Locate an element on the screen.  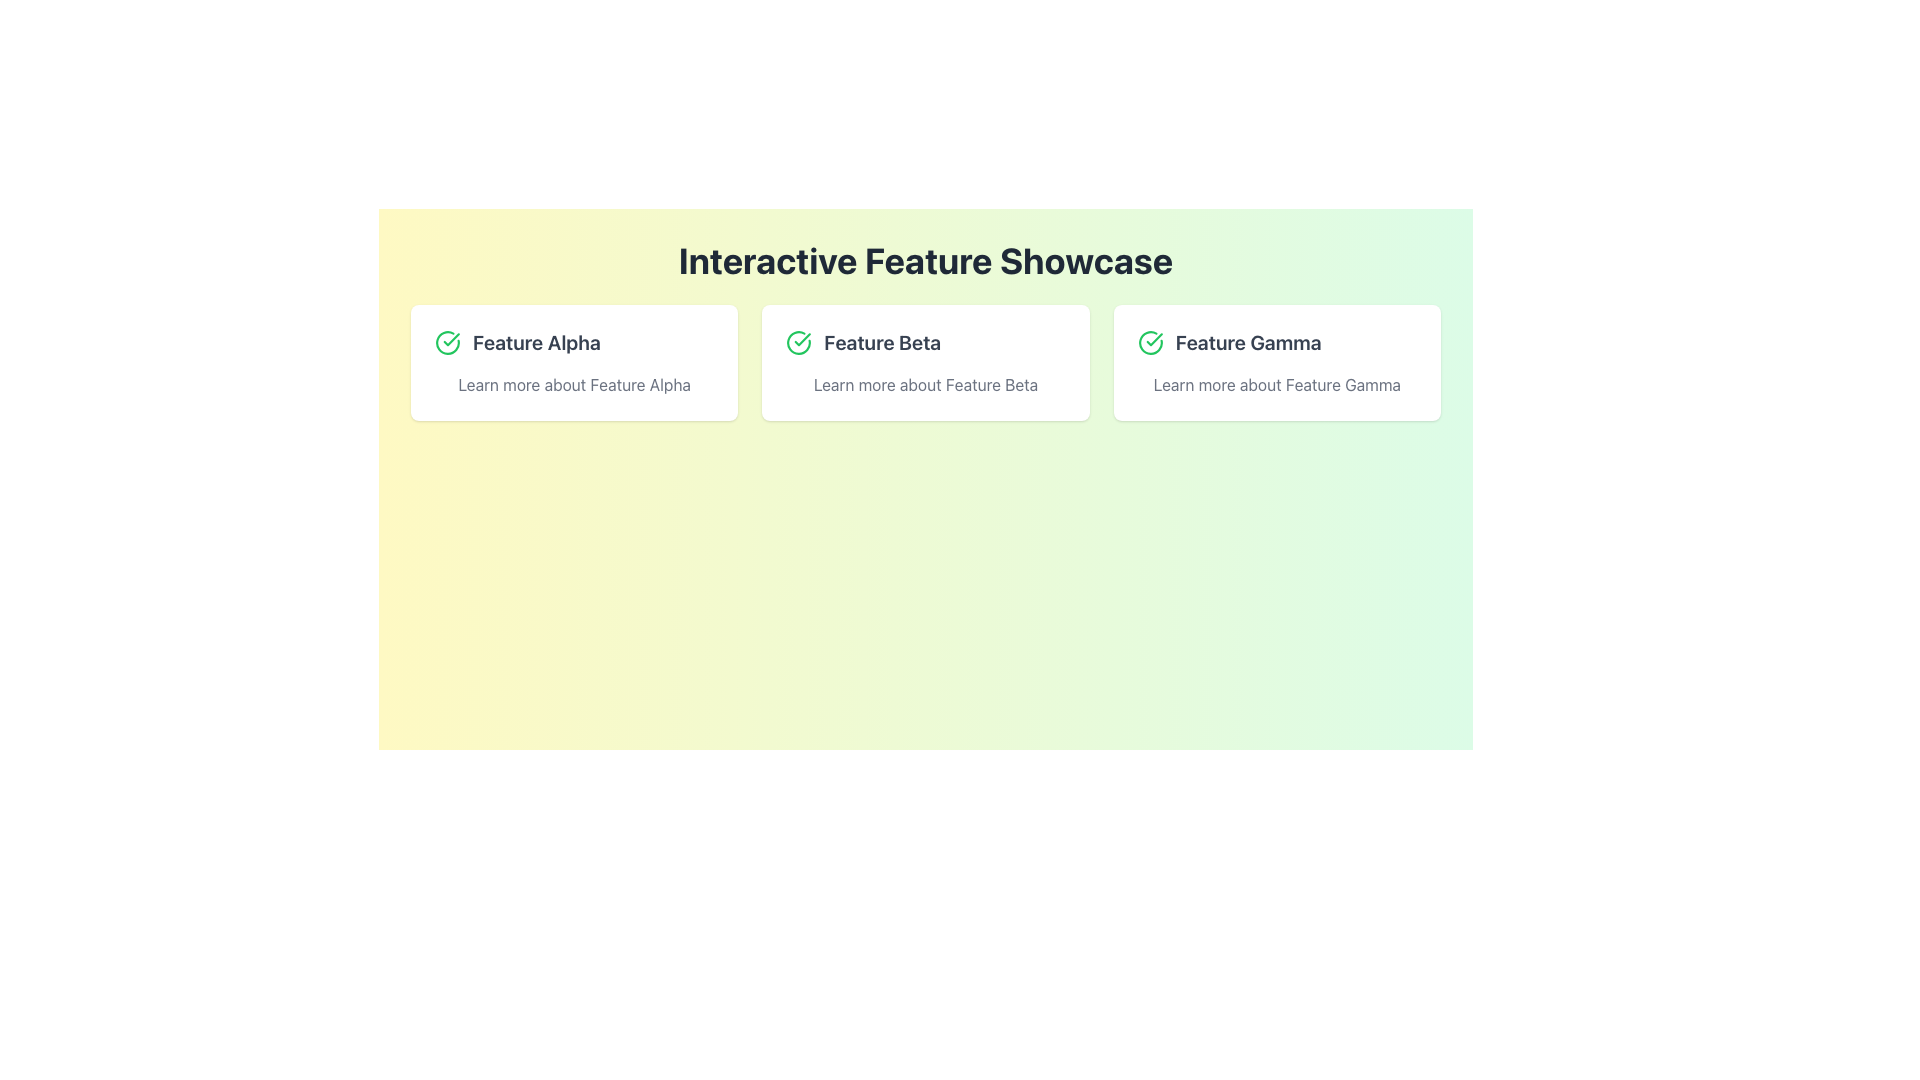
the positive status icon associated with 'Feature Gamma' located to the left of the text 'Feature Gamma' is located at coordinates (1150, 342).